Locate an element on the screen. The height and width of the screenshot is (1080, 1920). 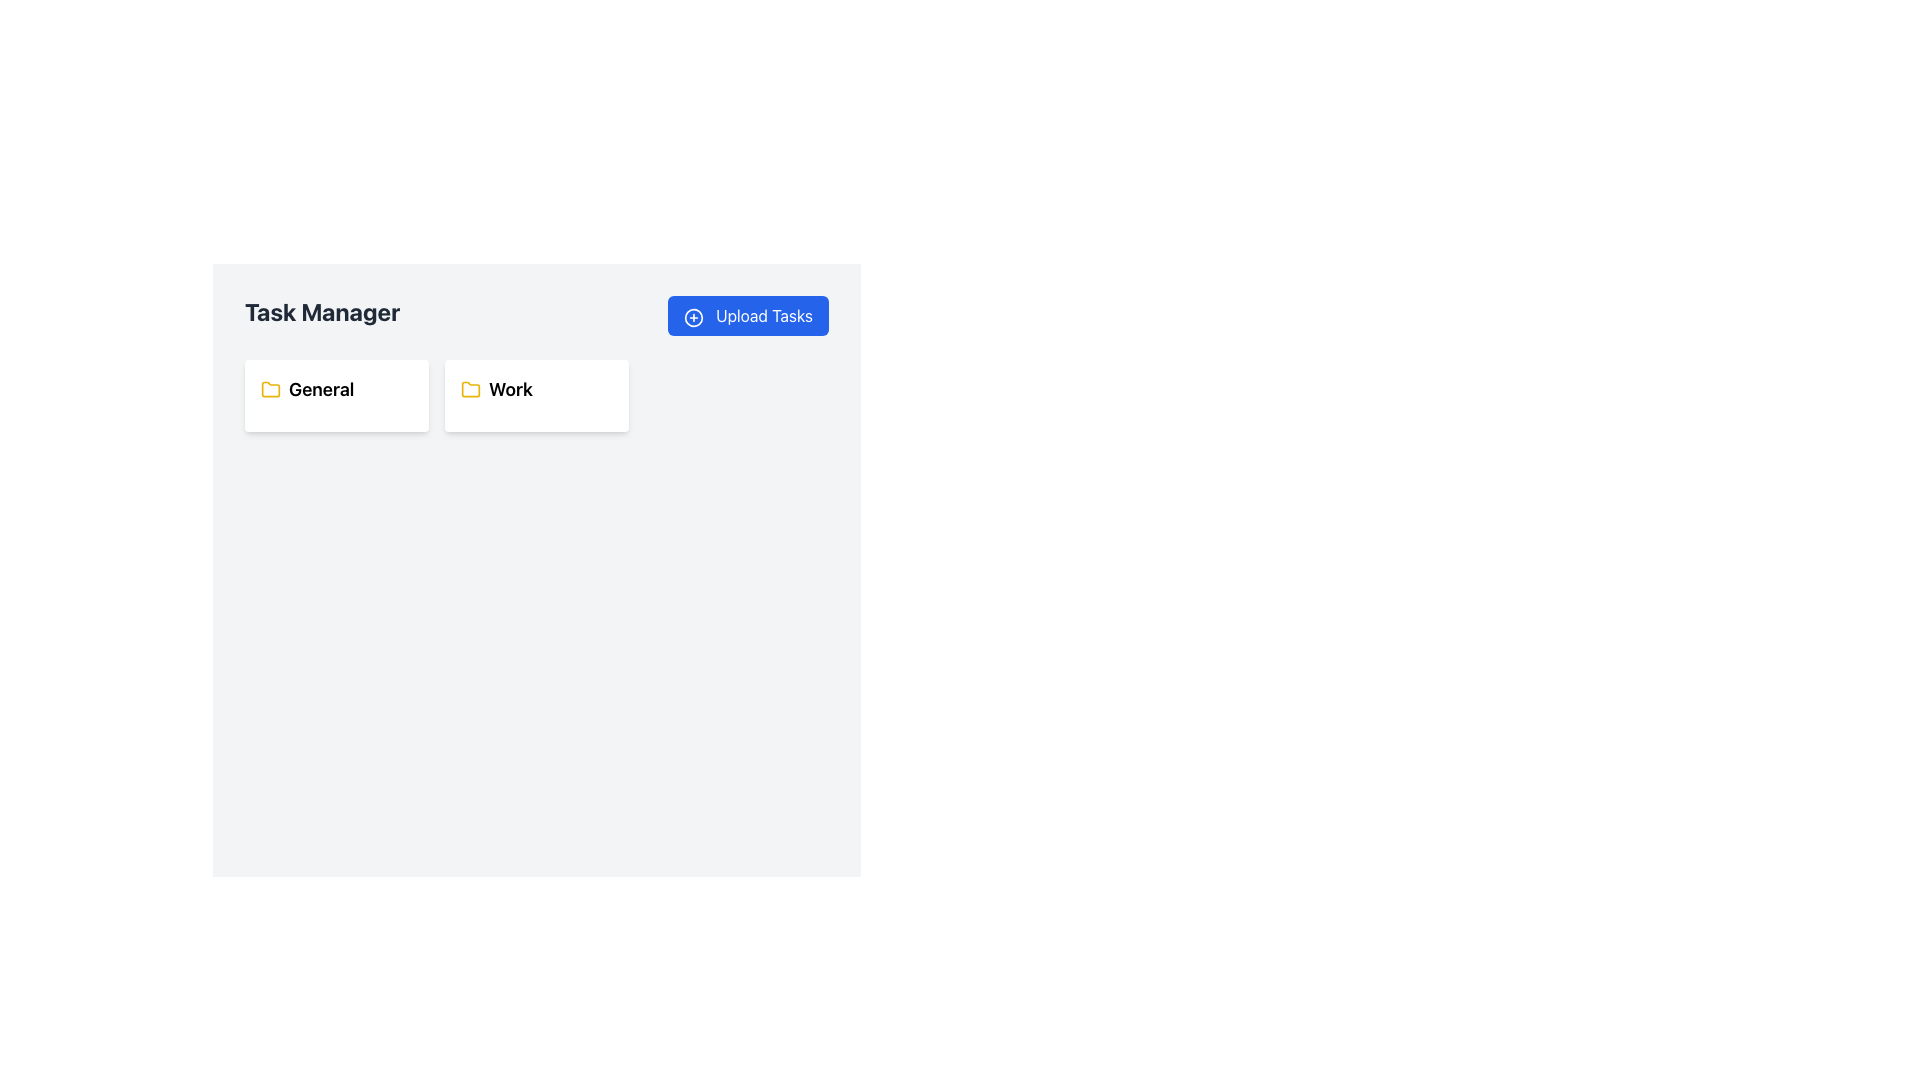
the yellow folder icon located to the left of the 'General' text label in the 'Task Manager' section is located at coordinates (269, 389).